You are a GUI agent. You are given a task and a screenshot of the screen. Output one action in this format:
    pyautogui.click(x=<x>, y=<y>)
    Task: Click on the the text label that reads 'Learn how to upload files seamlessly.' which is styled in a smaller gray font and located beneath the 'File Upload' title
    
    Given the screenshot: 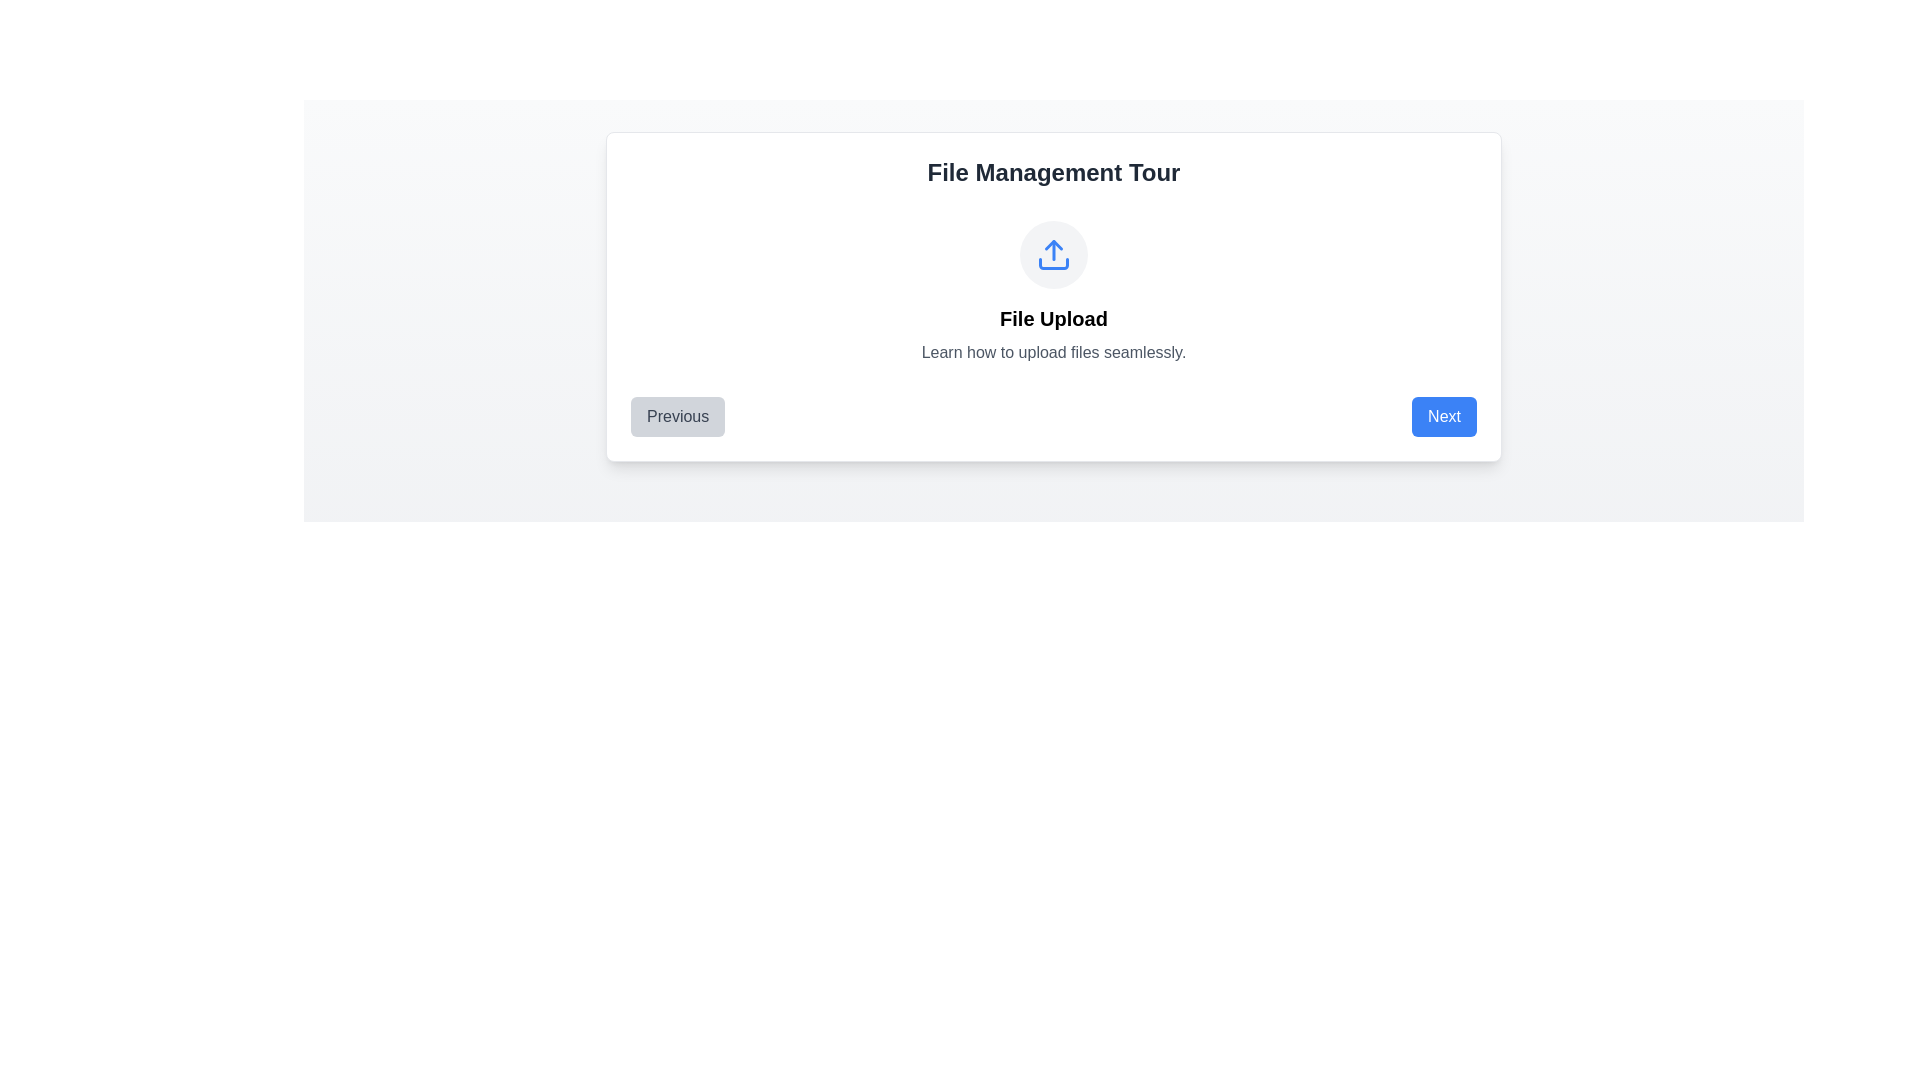 What is the action you would take?
    pyautogui.click(x=1053, y=352)
    